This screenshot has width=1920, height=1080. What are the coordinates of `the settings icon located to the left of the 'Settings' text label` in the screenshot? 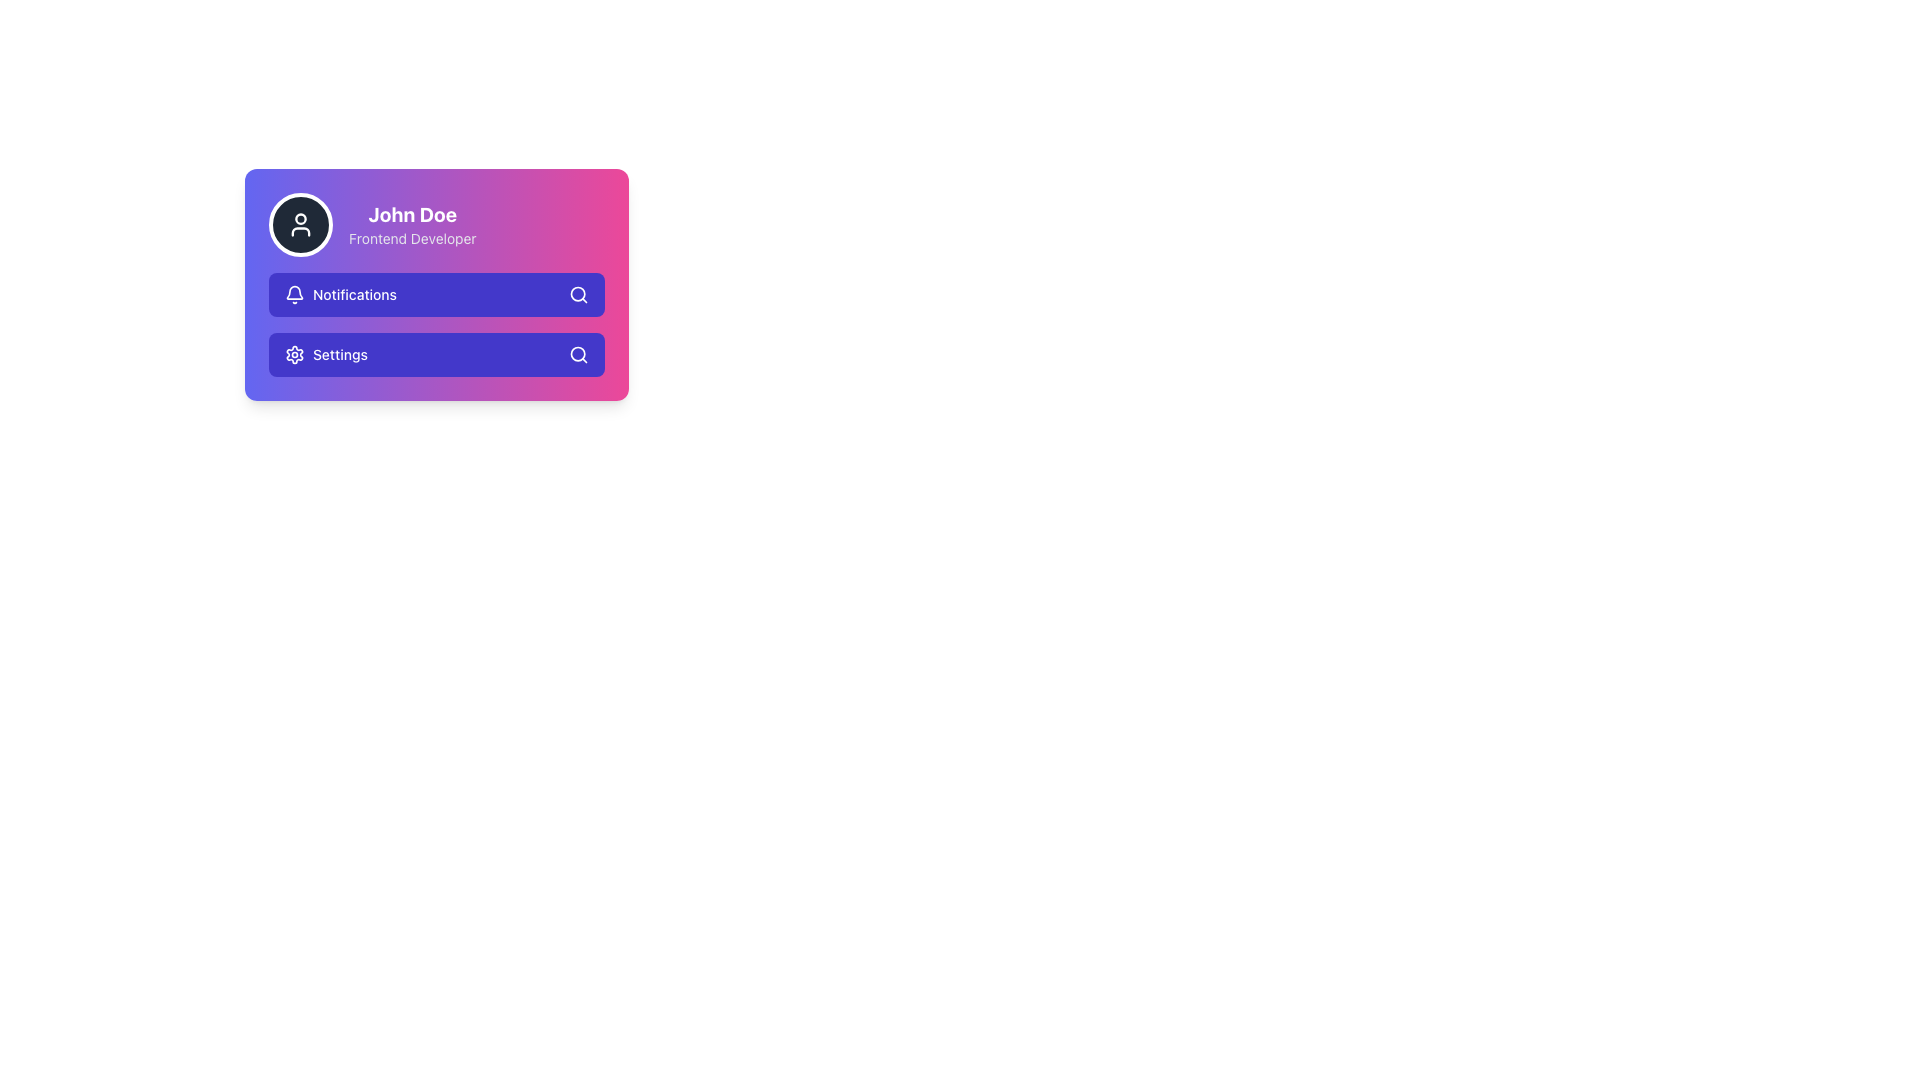 It's located at (293, 353).